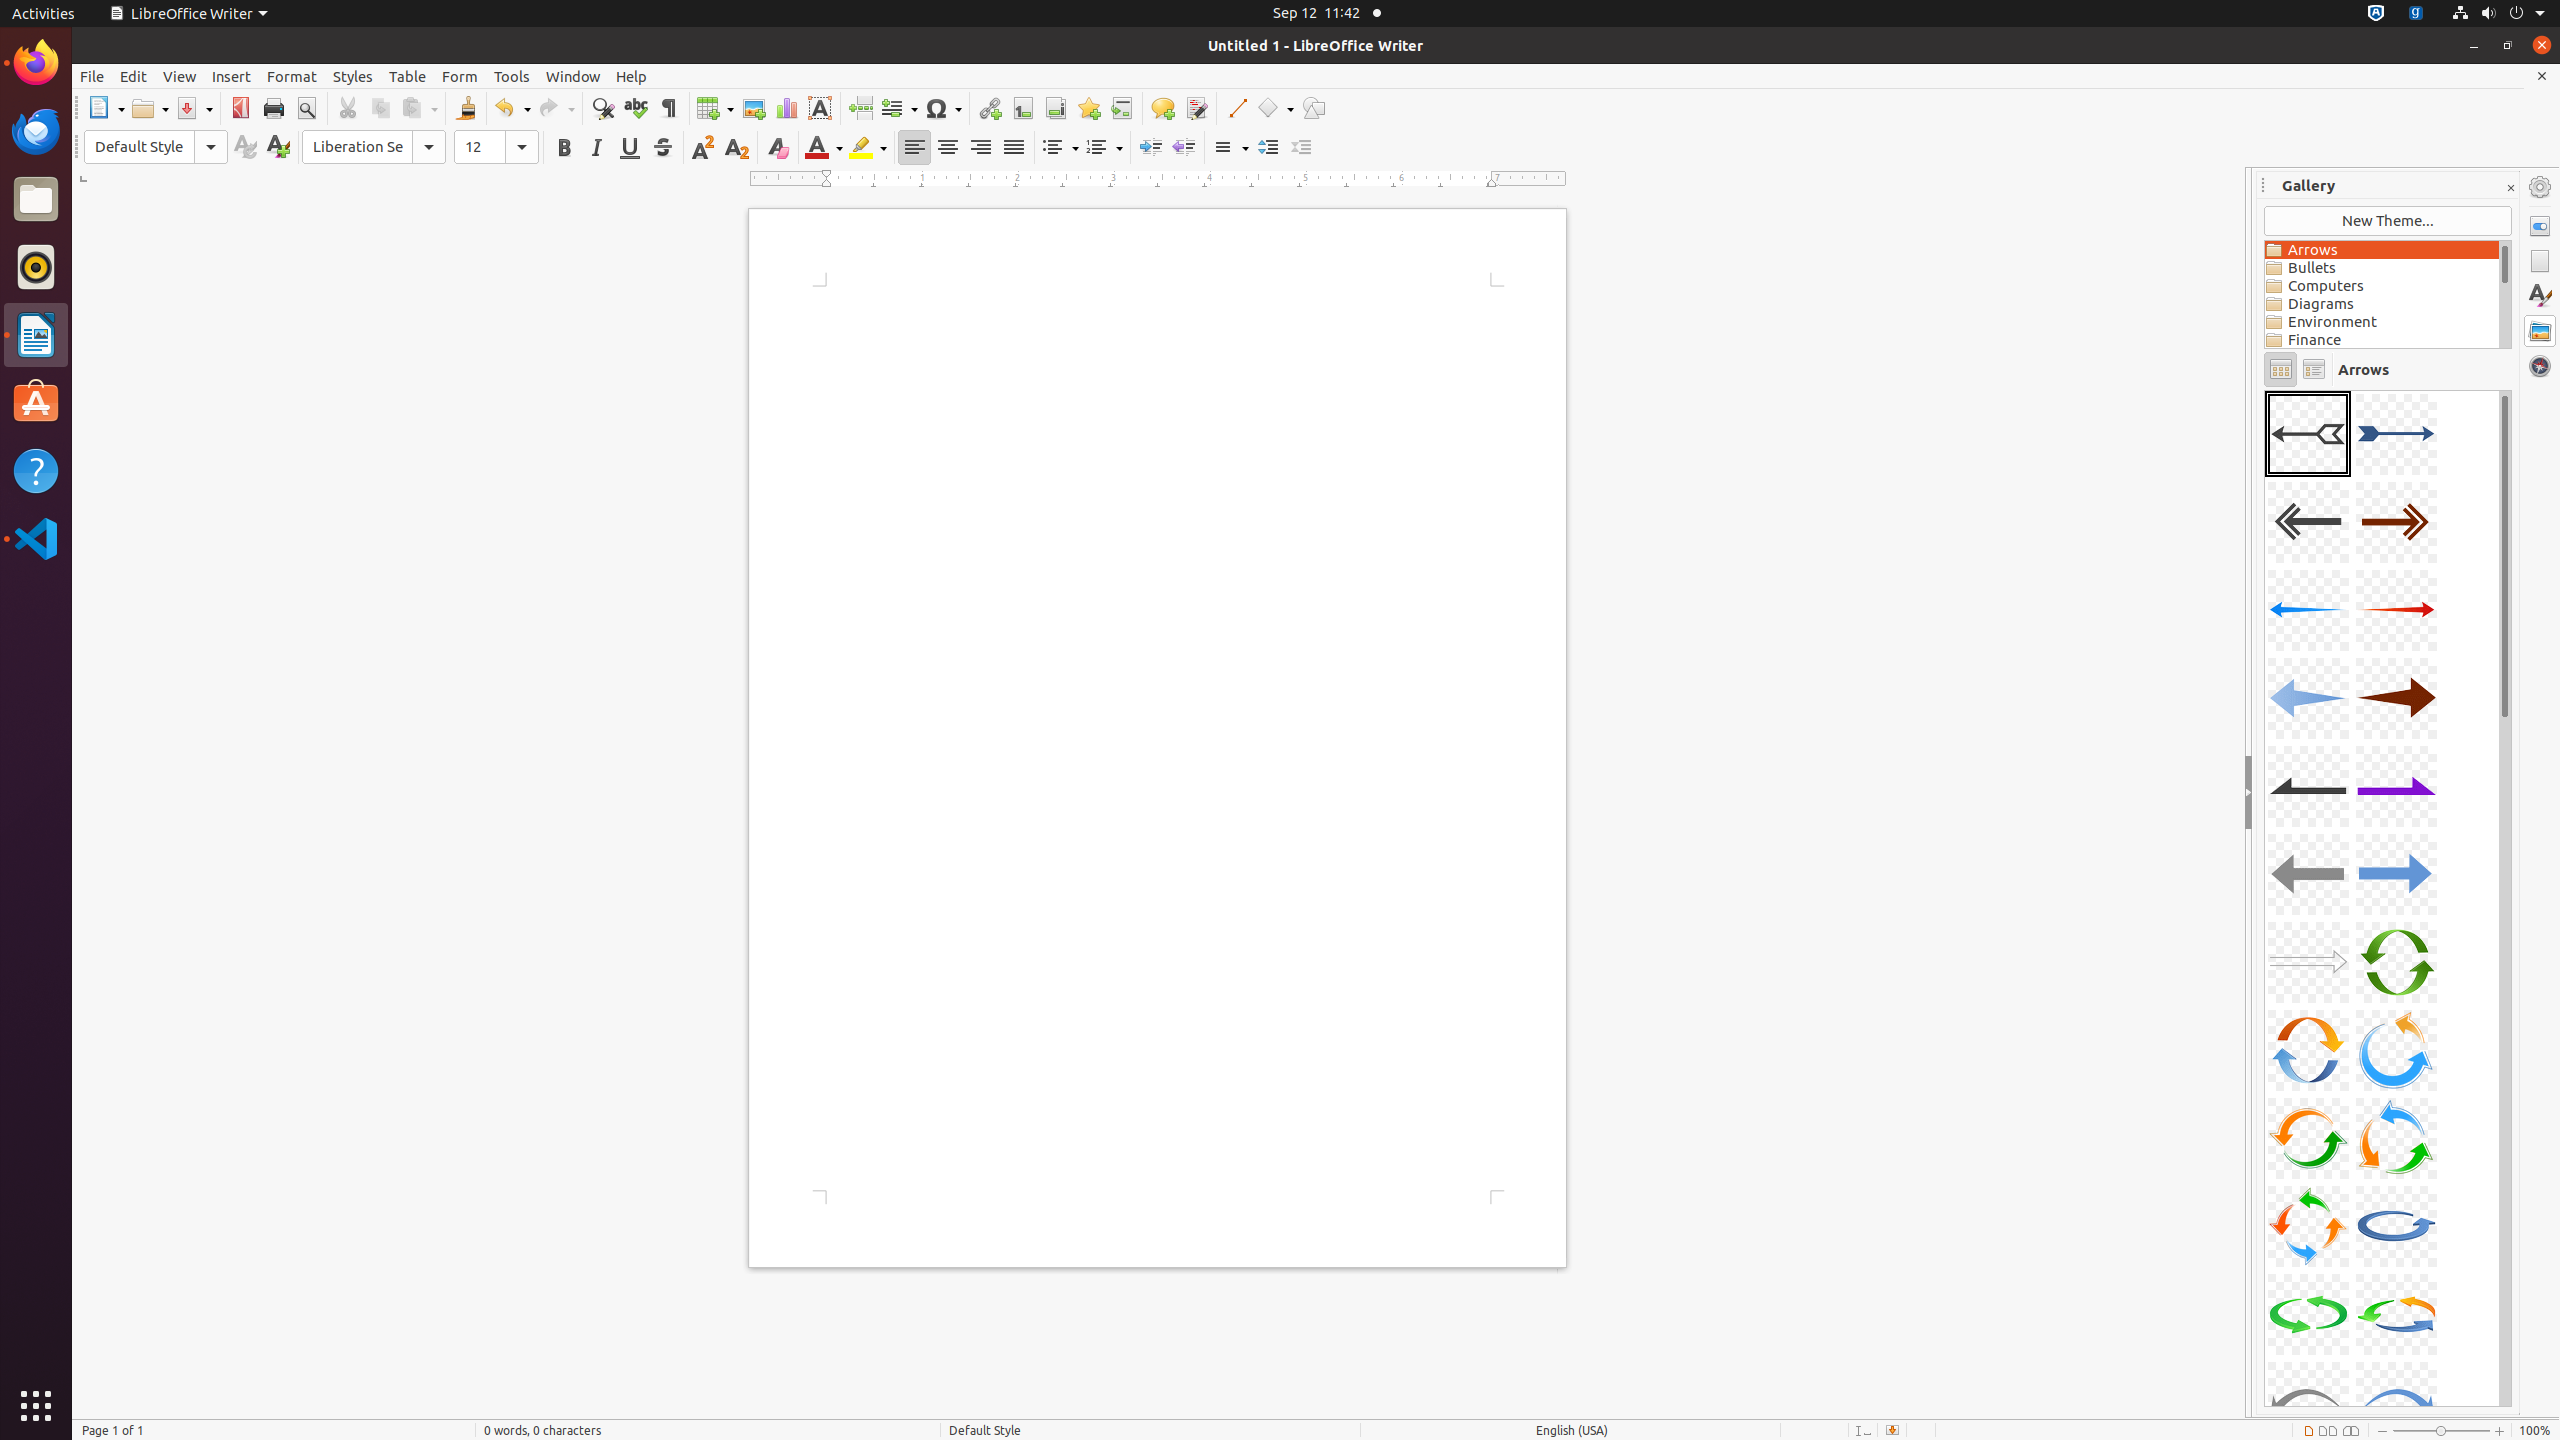 Image resolution: width=2560 pixels, height=1440 pixels. I want to click on 'Line', so click(1235, 107).